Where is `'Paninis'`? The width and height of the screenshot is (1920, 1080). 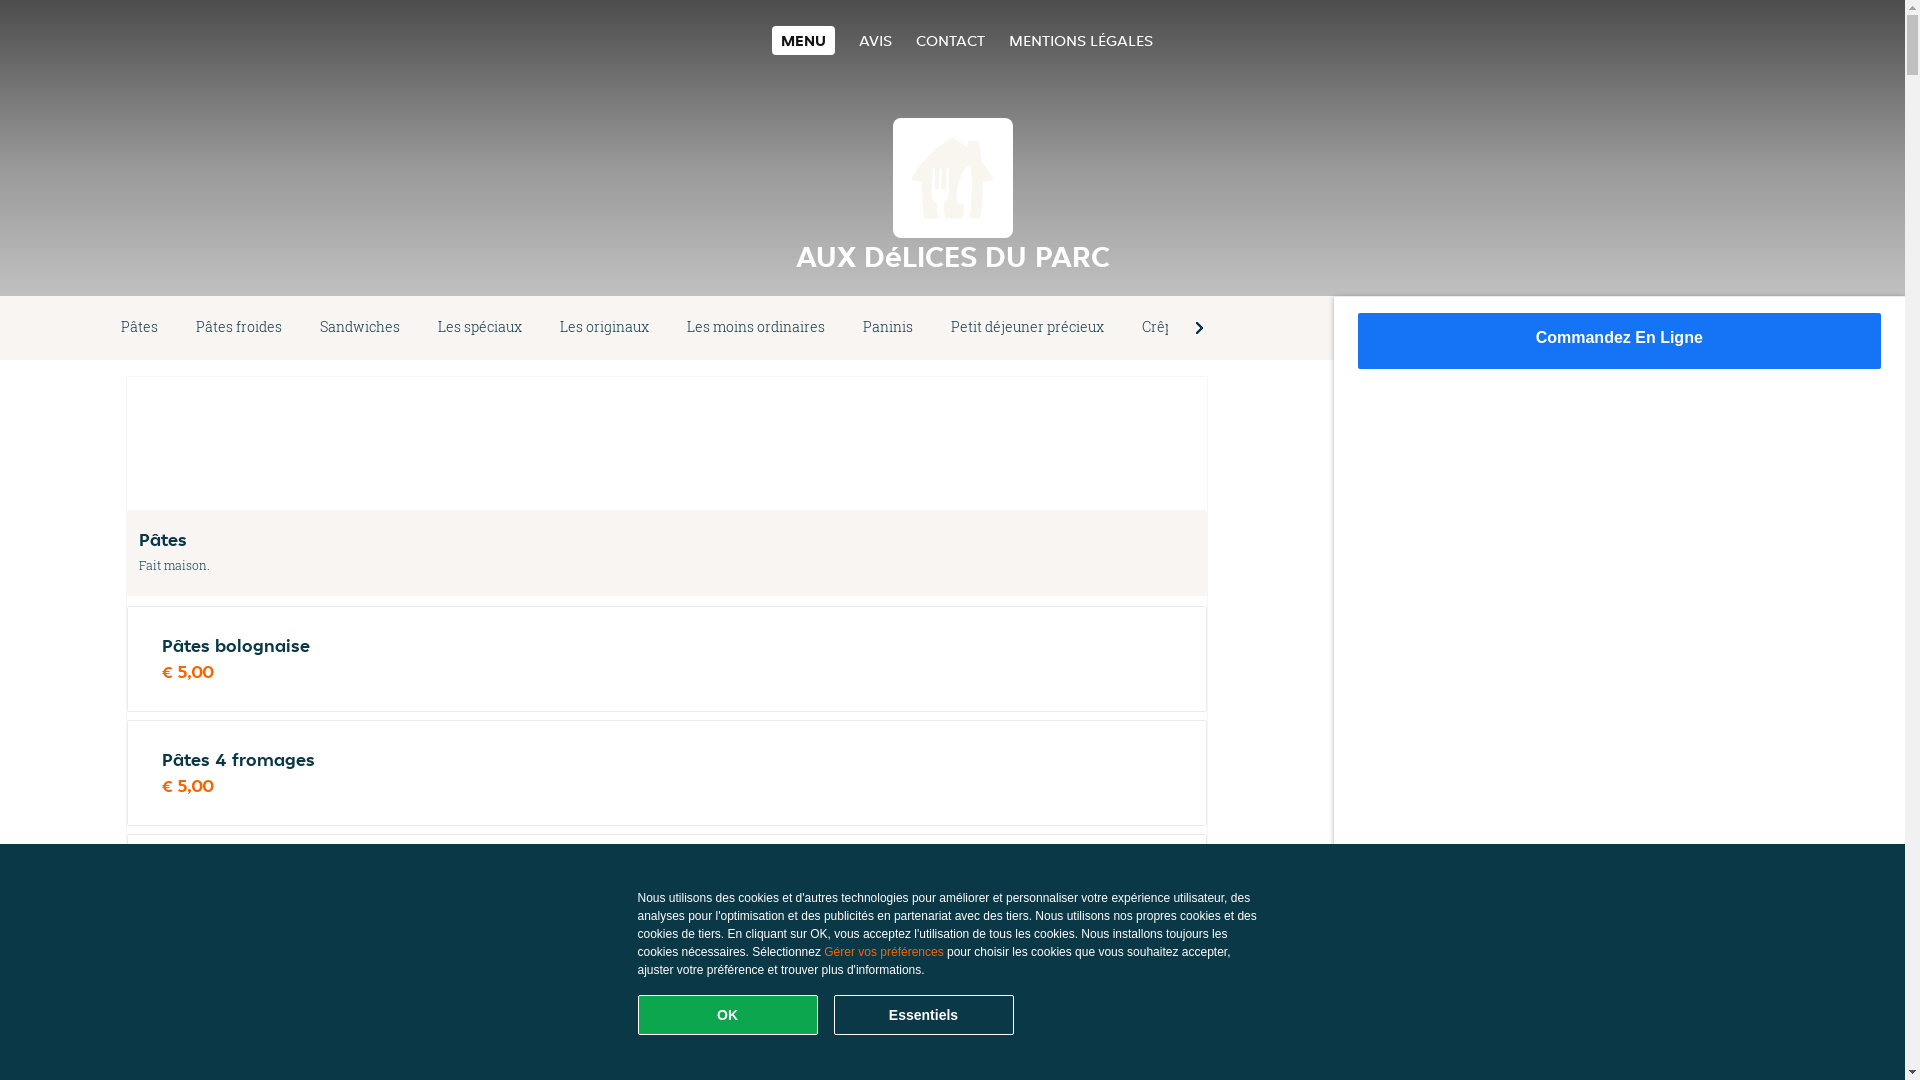
'Paninis' is located at coordinates (887, 326).